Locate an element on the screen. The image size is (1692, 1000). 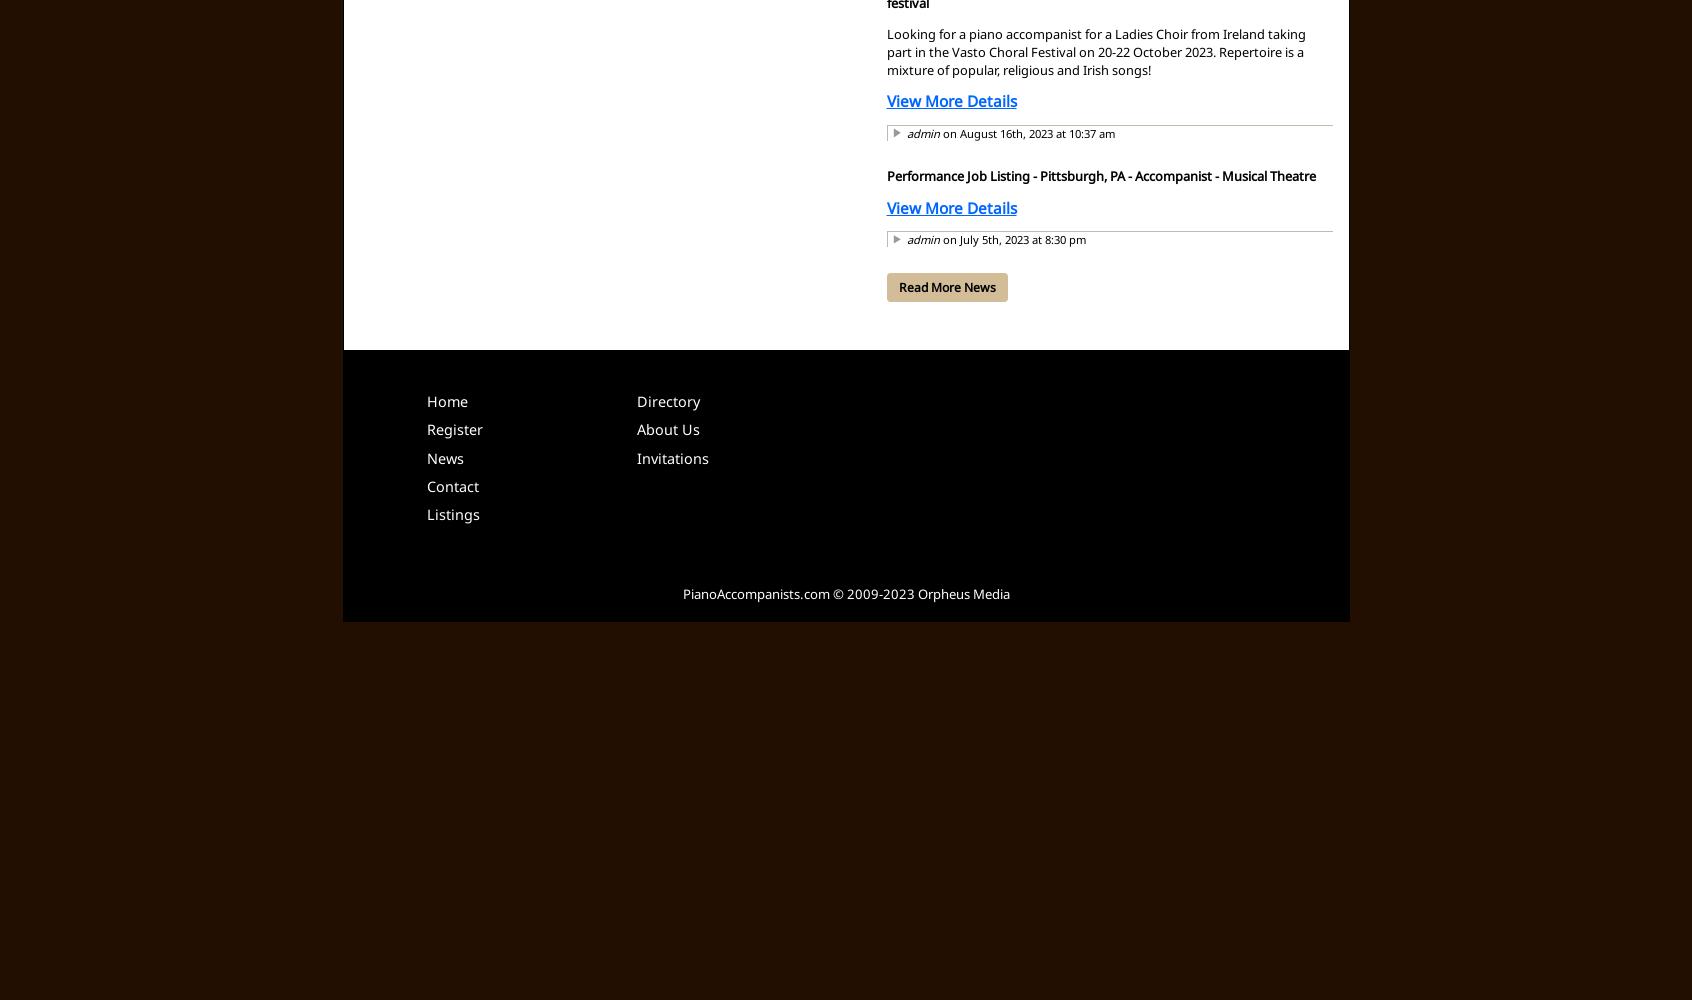
'Contact' is located at coordinates (451, 484).